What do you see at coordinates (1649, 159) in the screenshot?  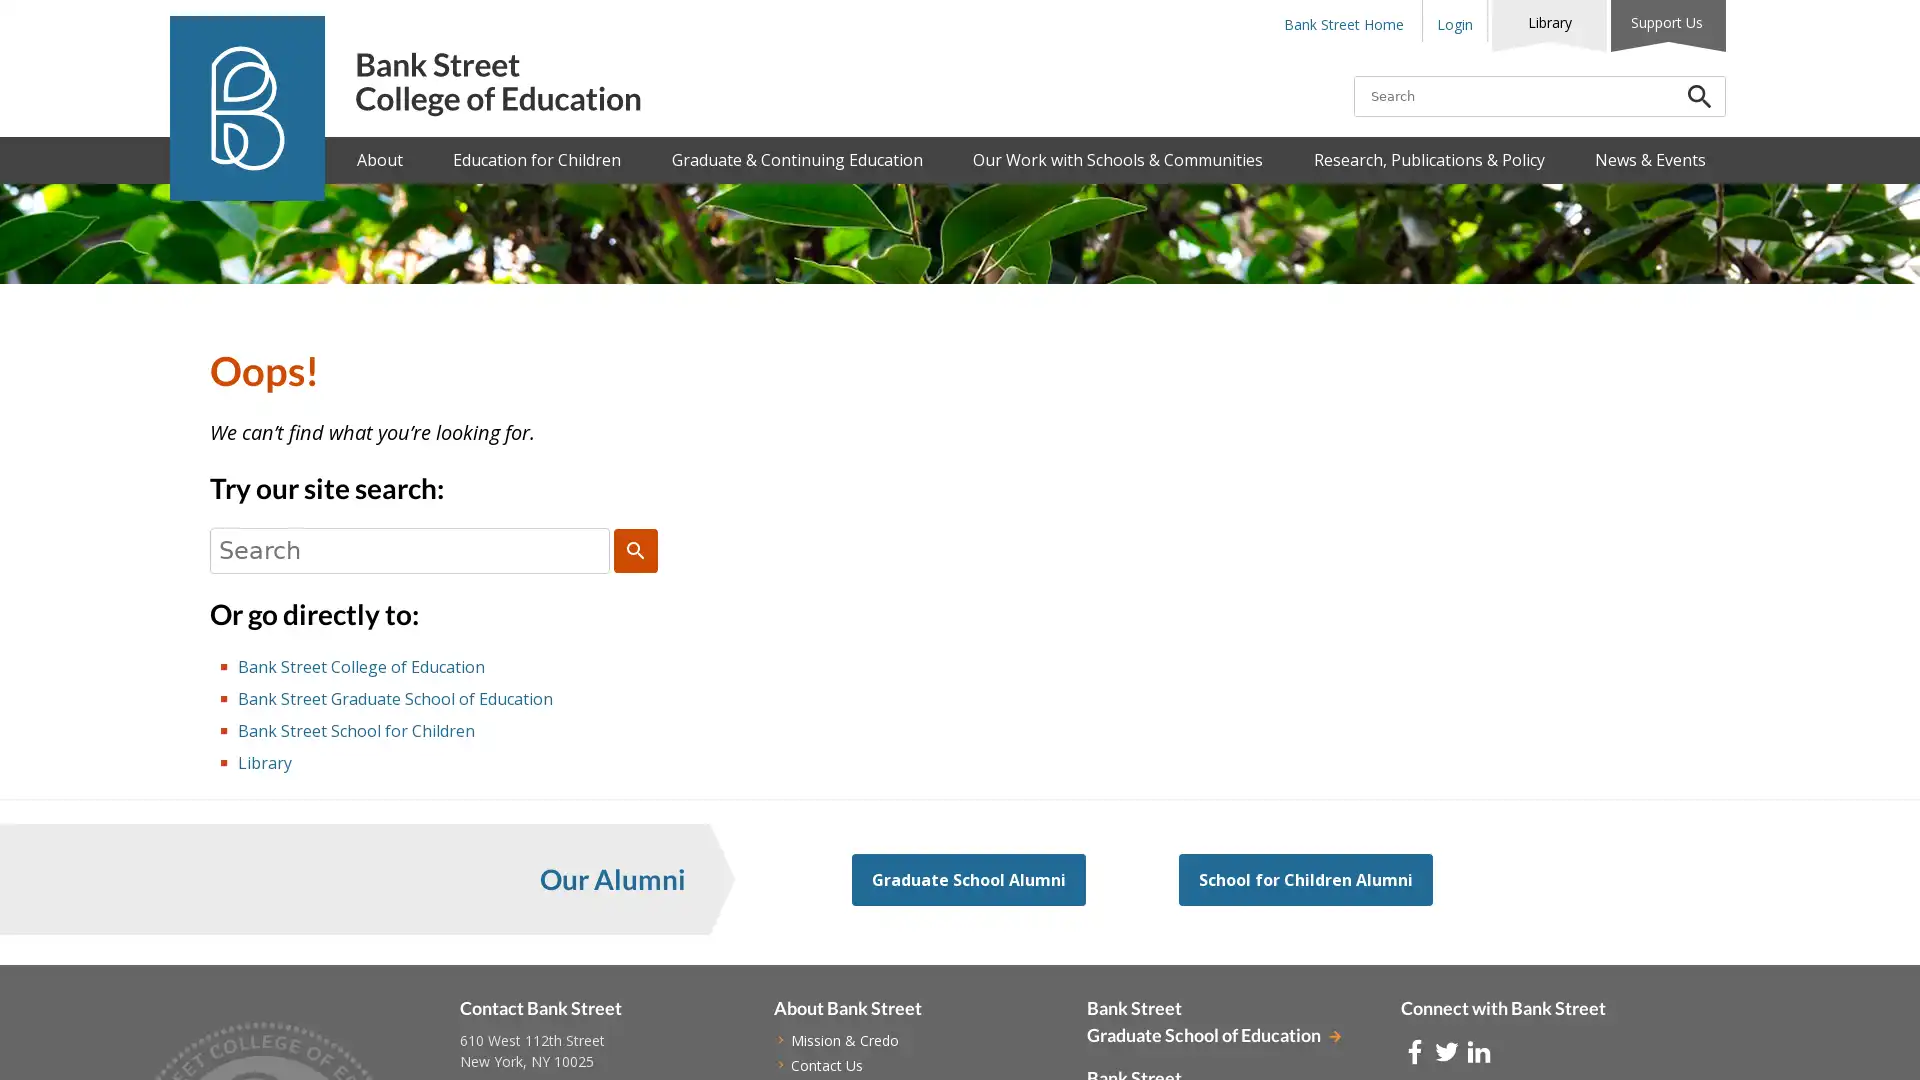 I see `News & Events` at bounding box center [1649, 159].